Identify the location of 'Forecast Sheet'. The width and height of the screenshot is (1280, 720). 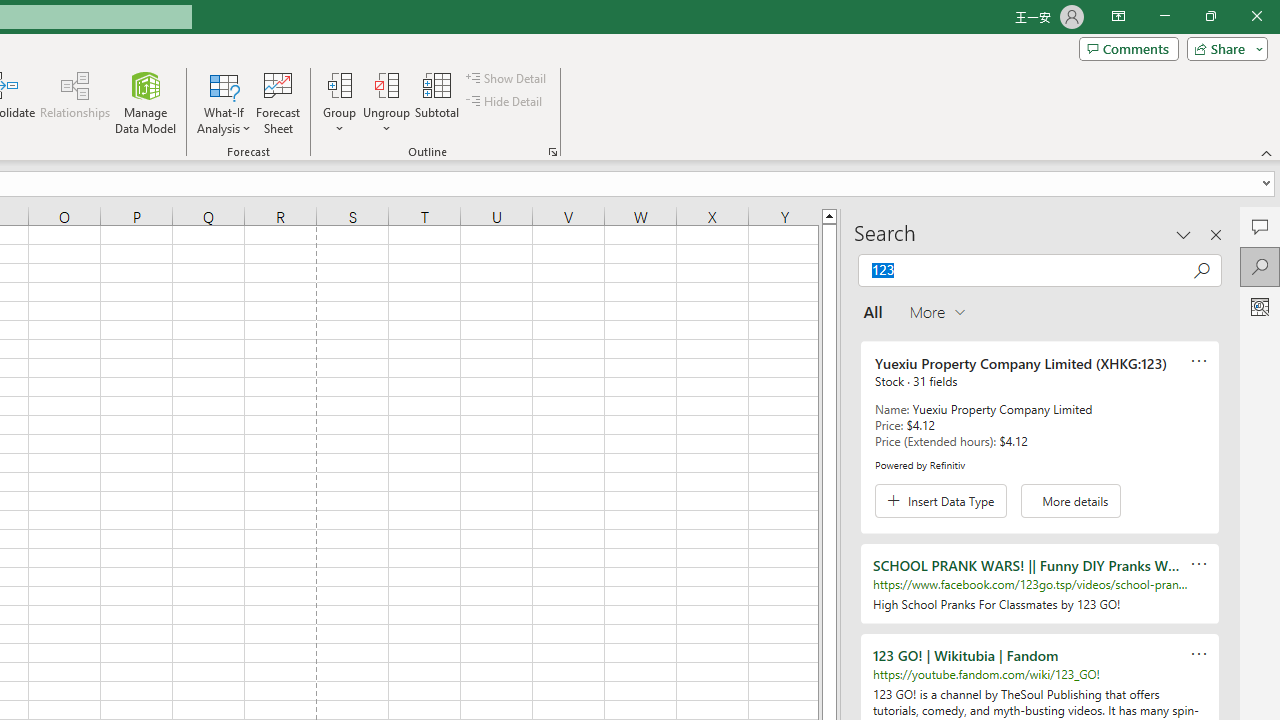
(277, 103).